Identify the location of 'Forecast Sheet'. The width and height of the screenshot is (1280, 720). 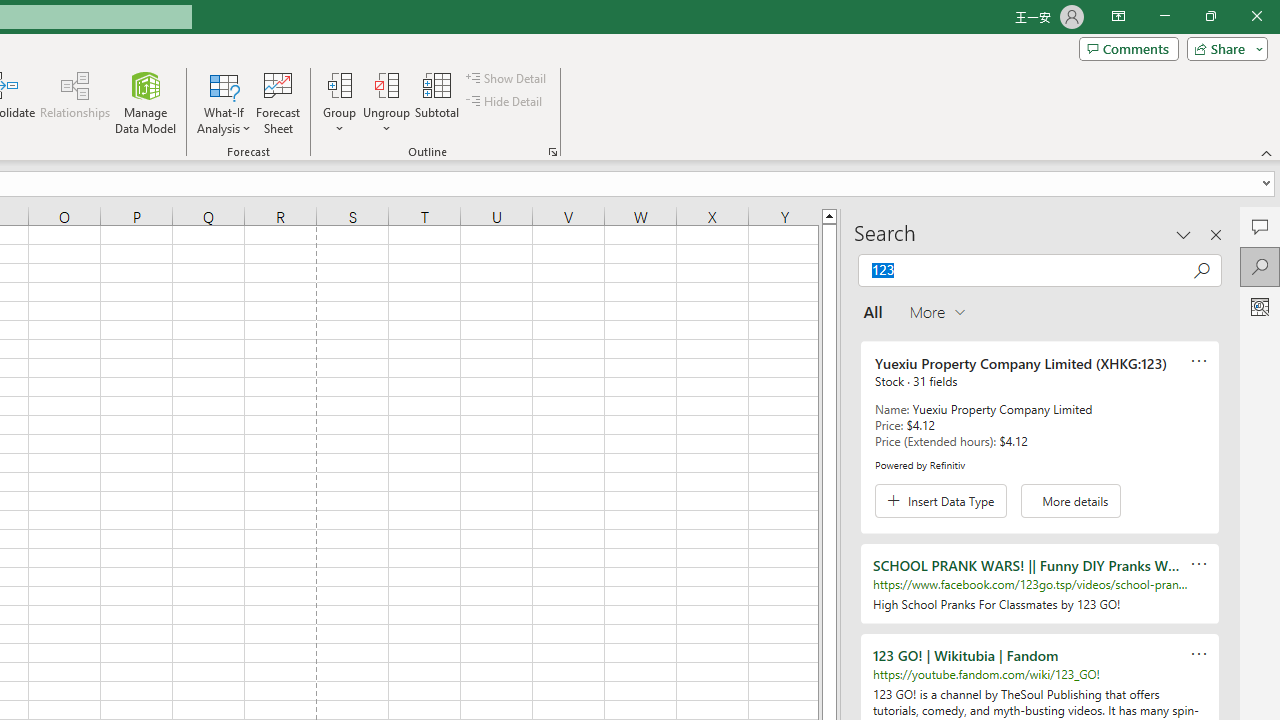
(277, 103).